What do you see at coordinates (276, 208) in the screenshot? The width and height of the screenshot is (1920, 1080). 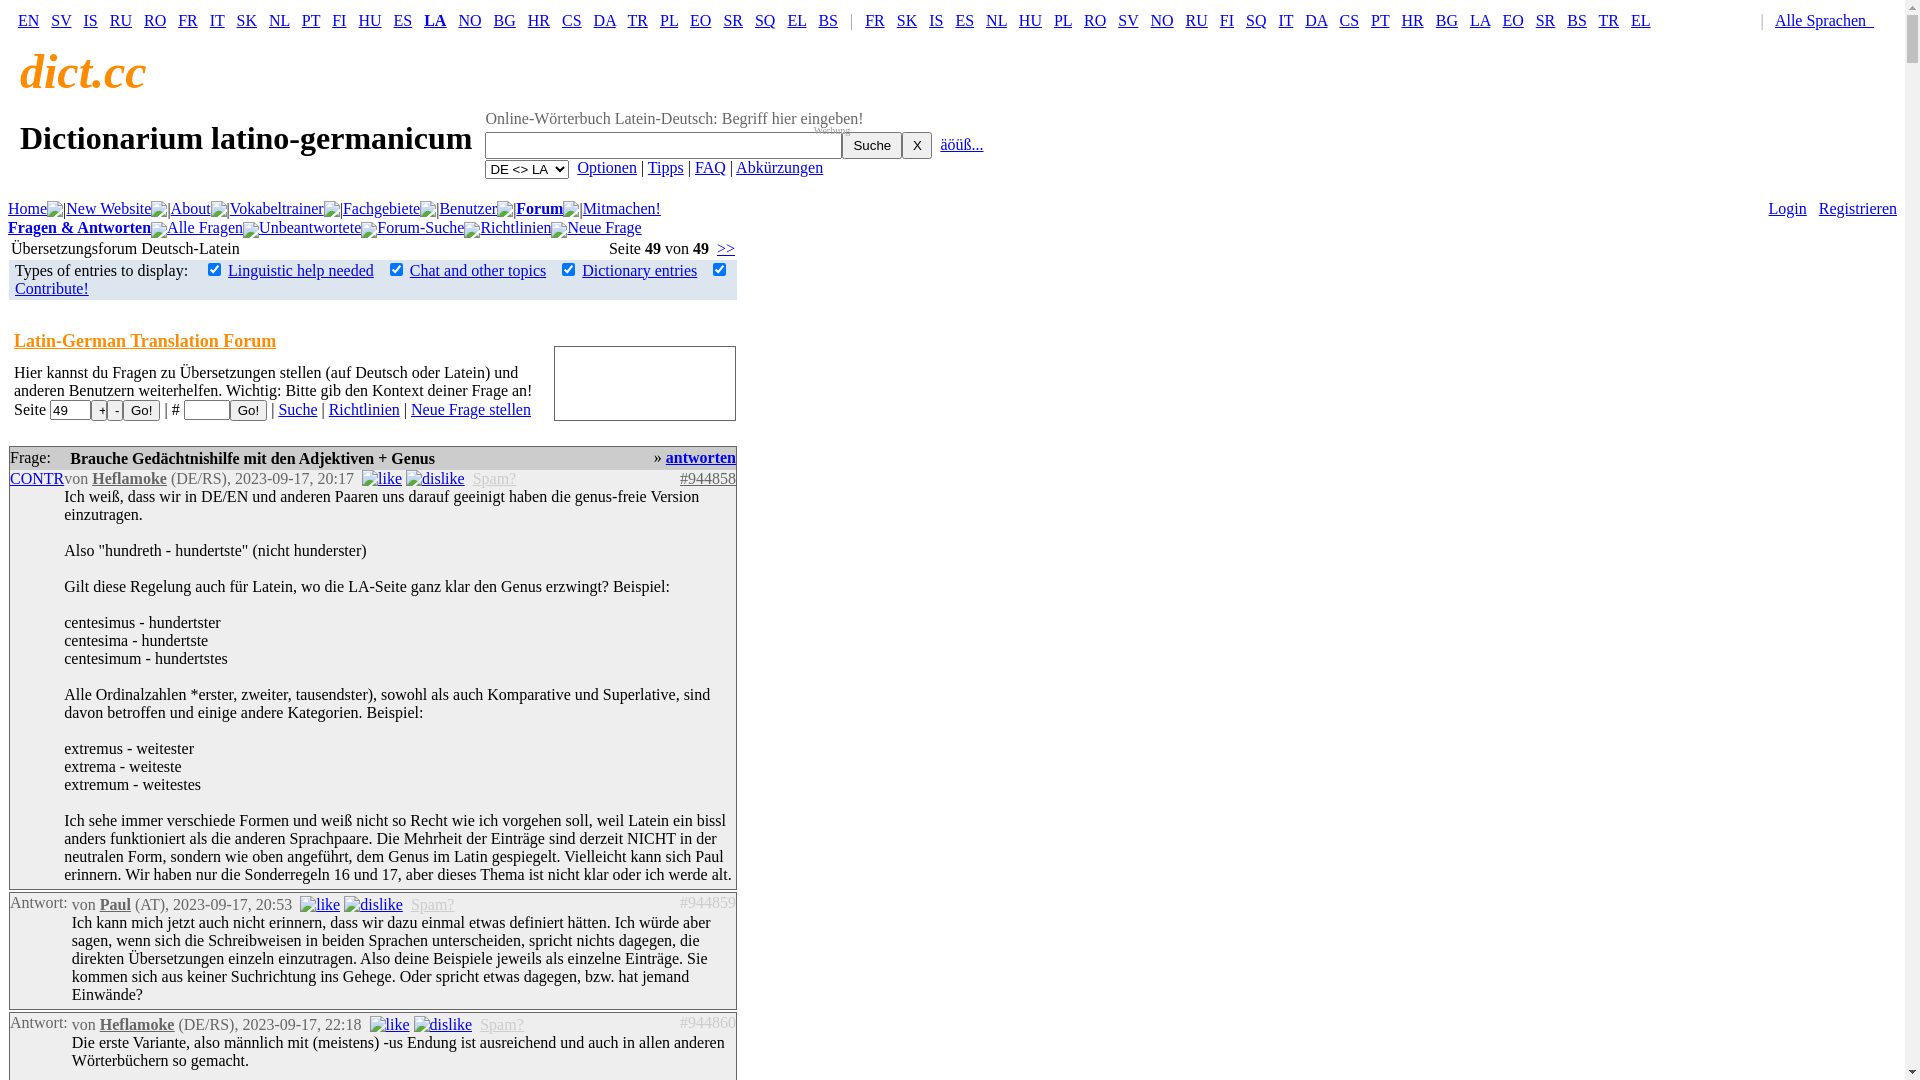 I see `'Vokabeltrainer'` at bounding box center [276, 208].